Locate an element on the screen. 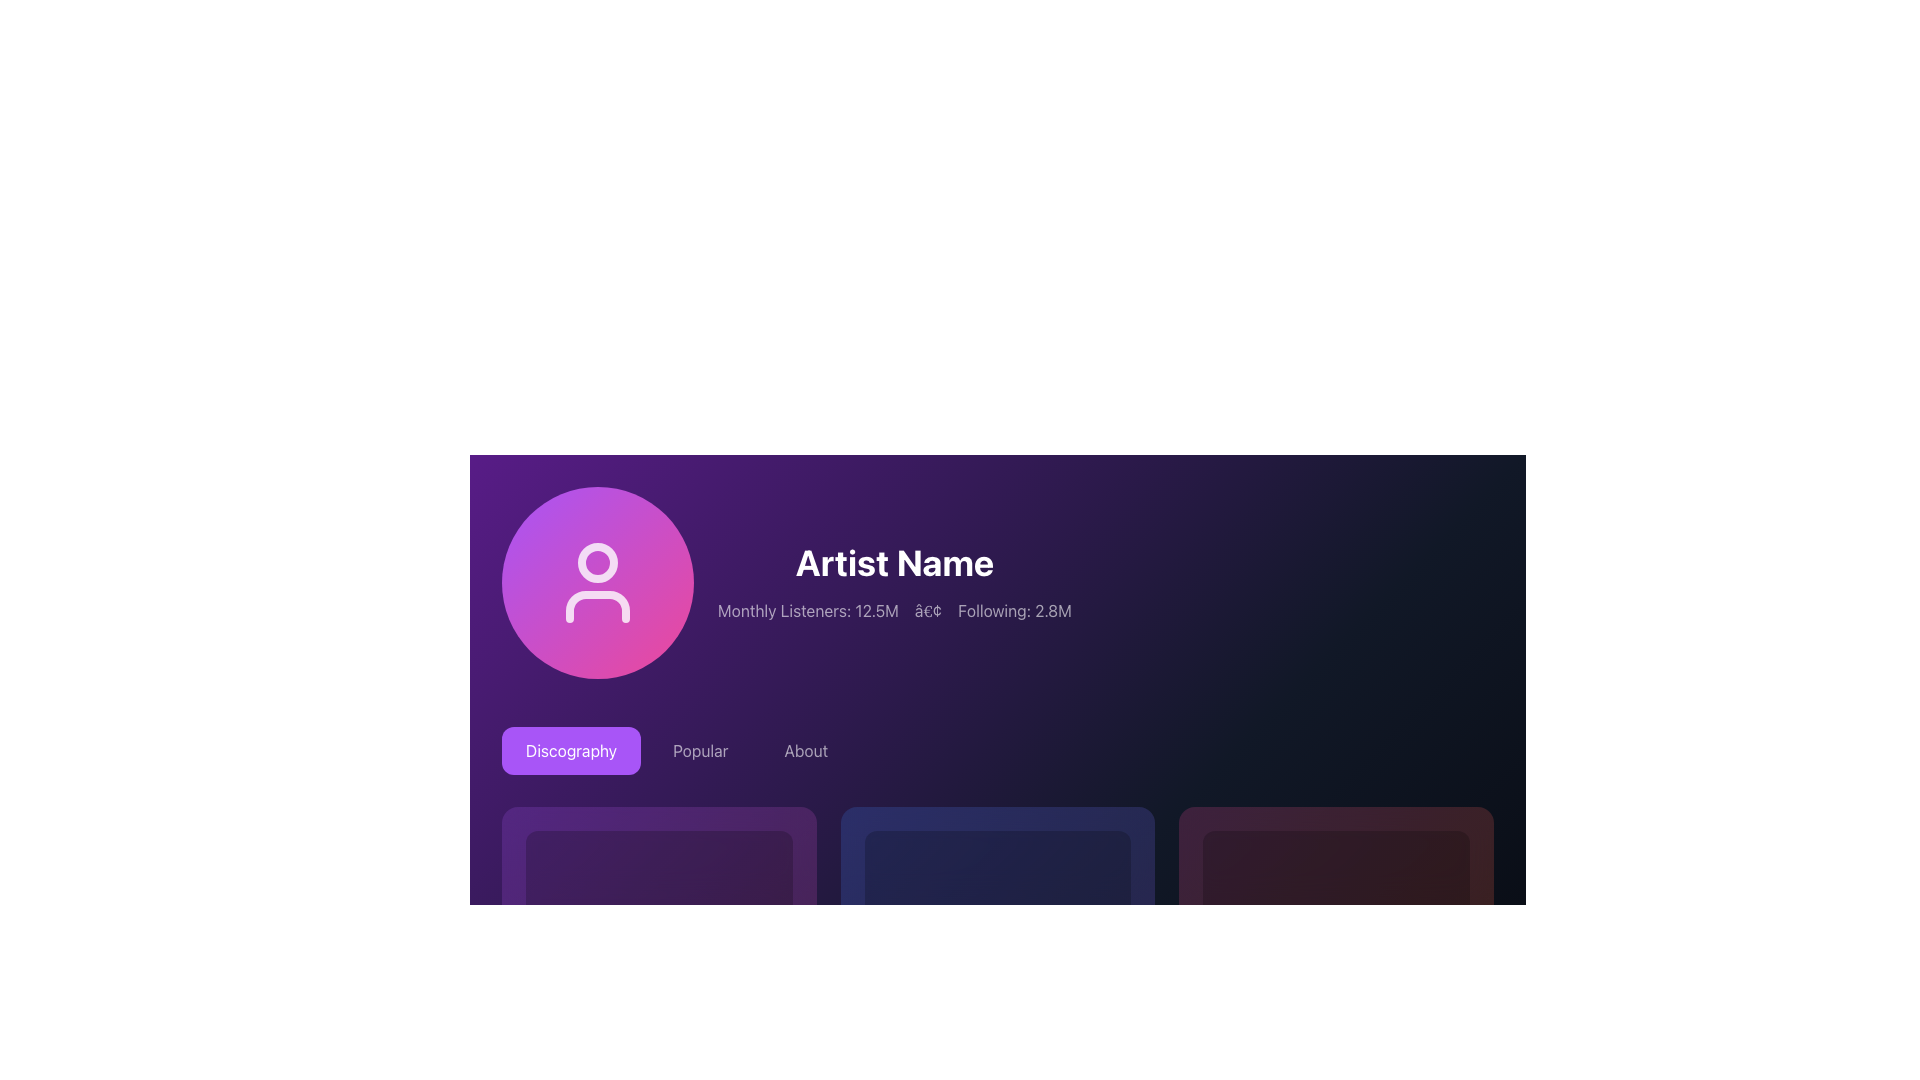  the 'About' button, which is the third button in a horizontal row of three buttons ('Discography', 'Popular', 'About') located beneath the artist profile section is located at coordinates (806, 751).